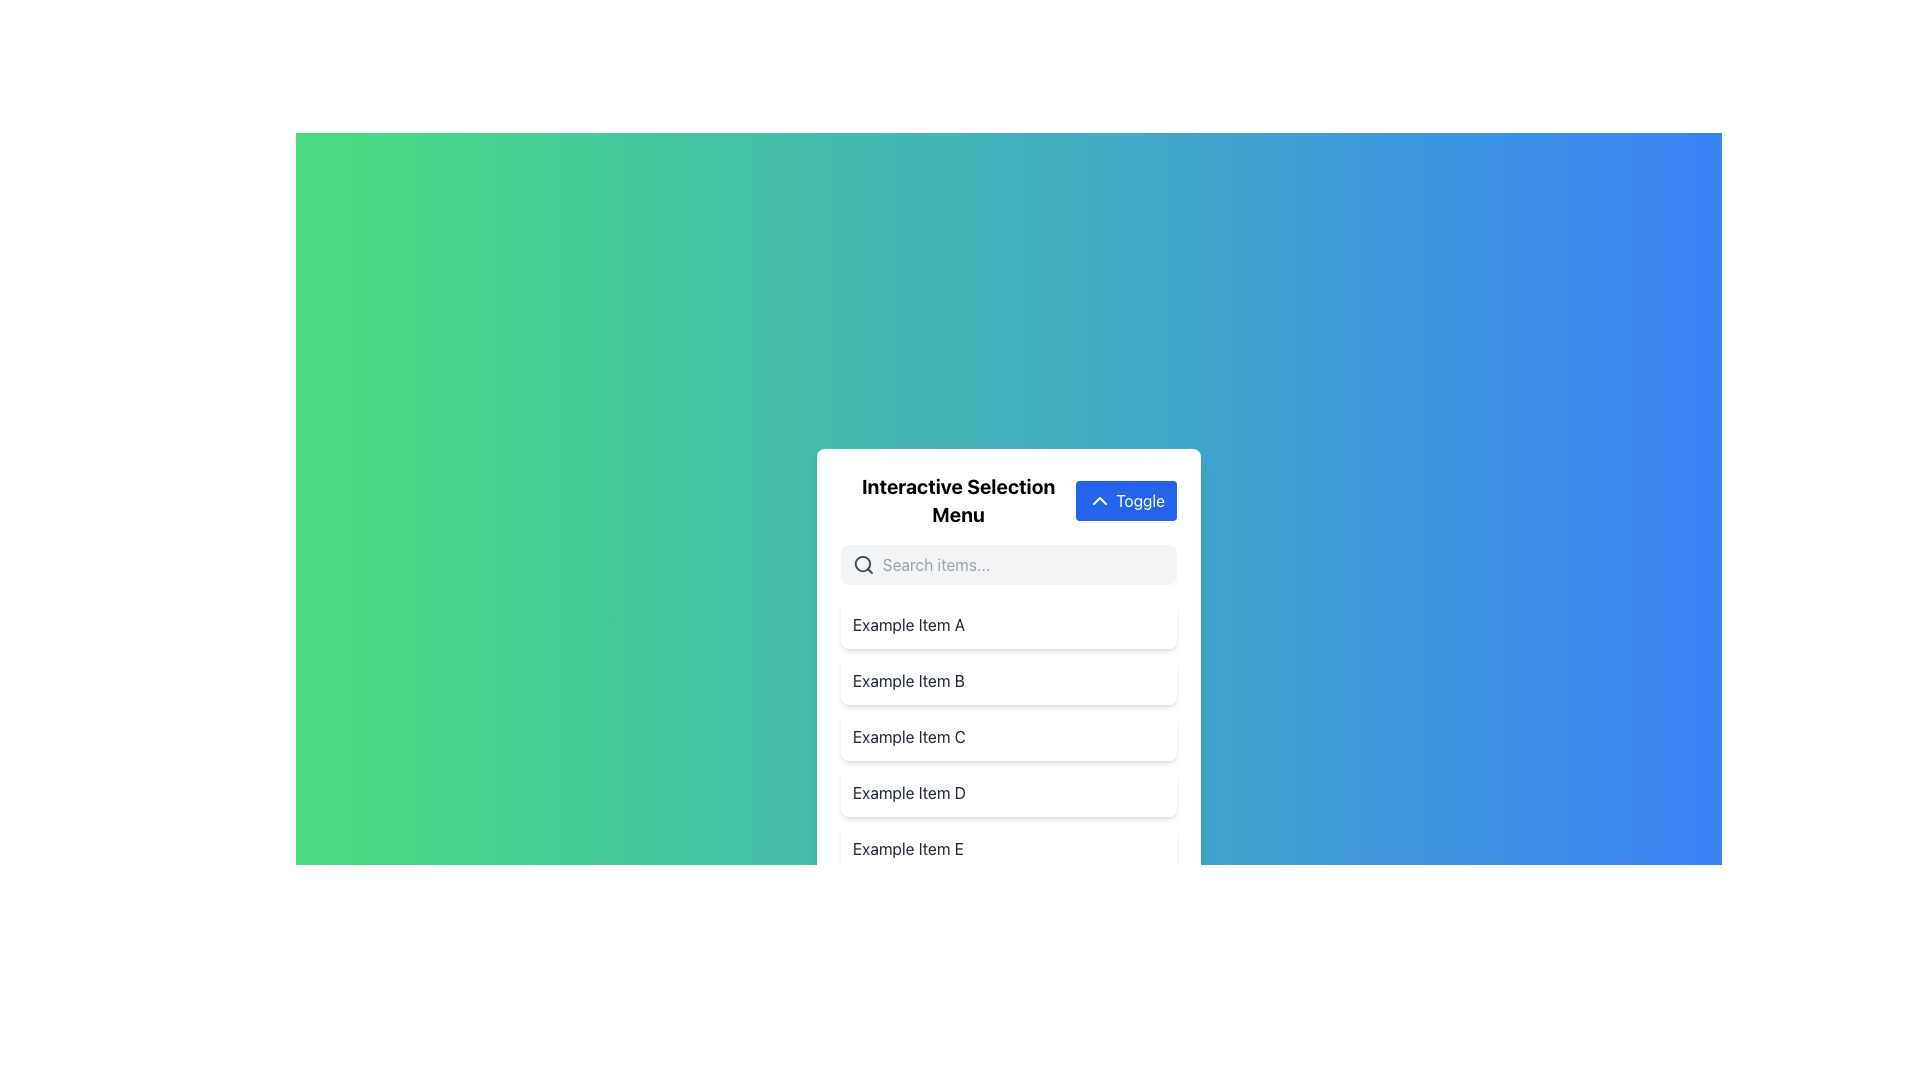 The width and height of the screenshot is (1920, 1080). Describe the element at coordinates (1099, 500) in the screenshot. I see `the 'Toggle' button which contains the chevron up arrow icon on a blue background, positioned to the left of the button's label text` at that location.